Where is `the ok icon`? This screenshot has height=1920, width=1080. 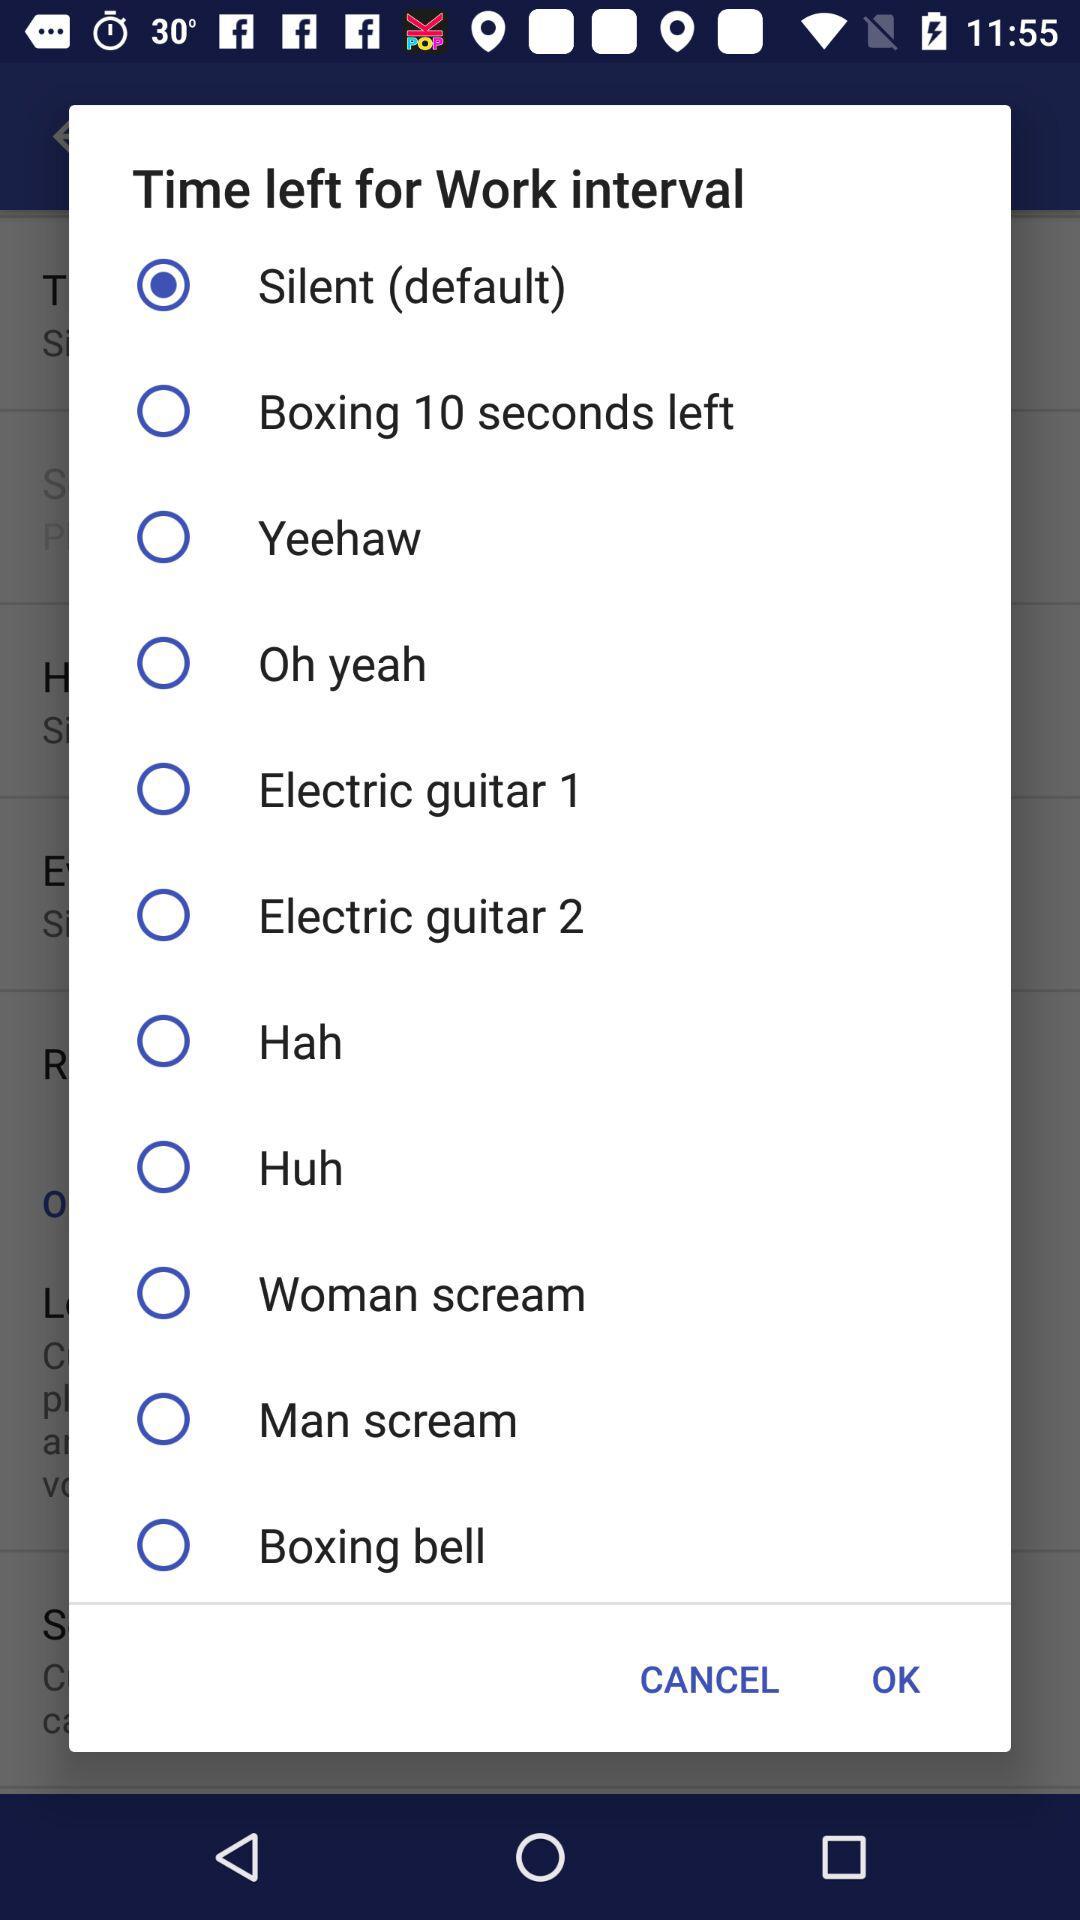 the ok icon is located at coordinates (894, 1678).